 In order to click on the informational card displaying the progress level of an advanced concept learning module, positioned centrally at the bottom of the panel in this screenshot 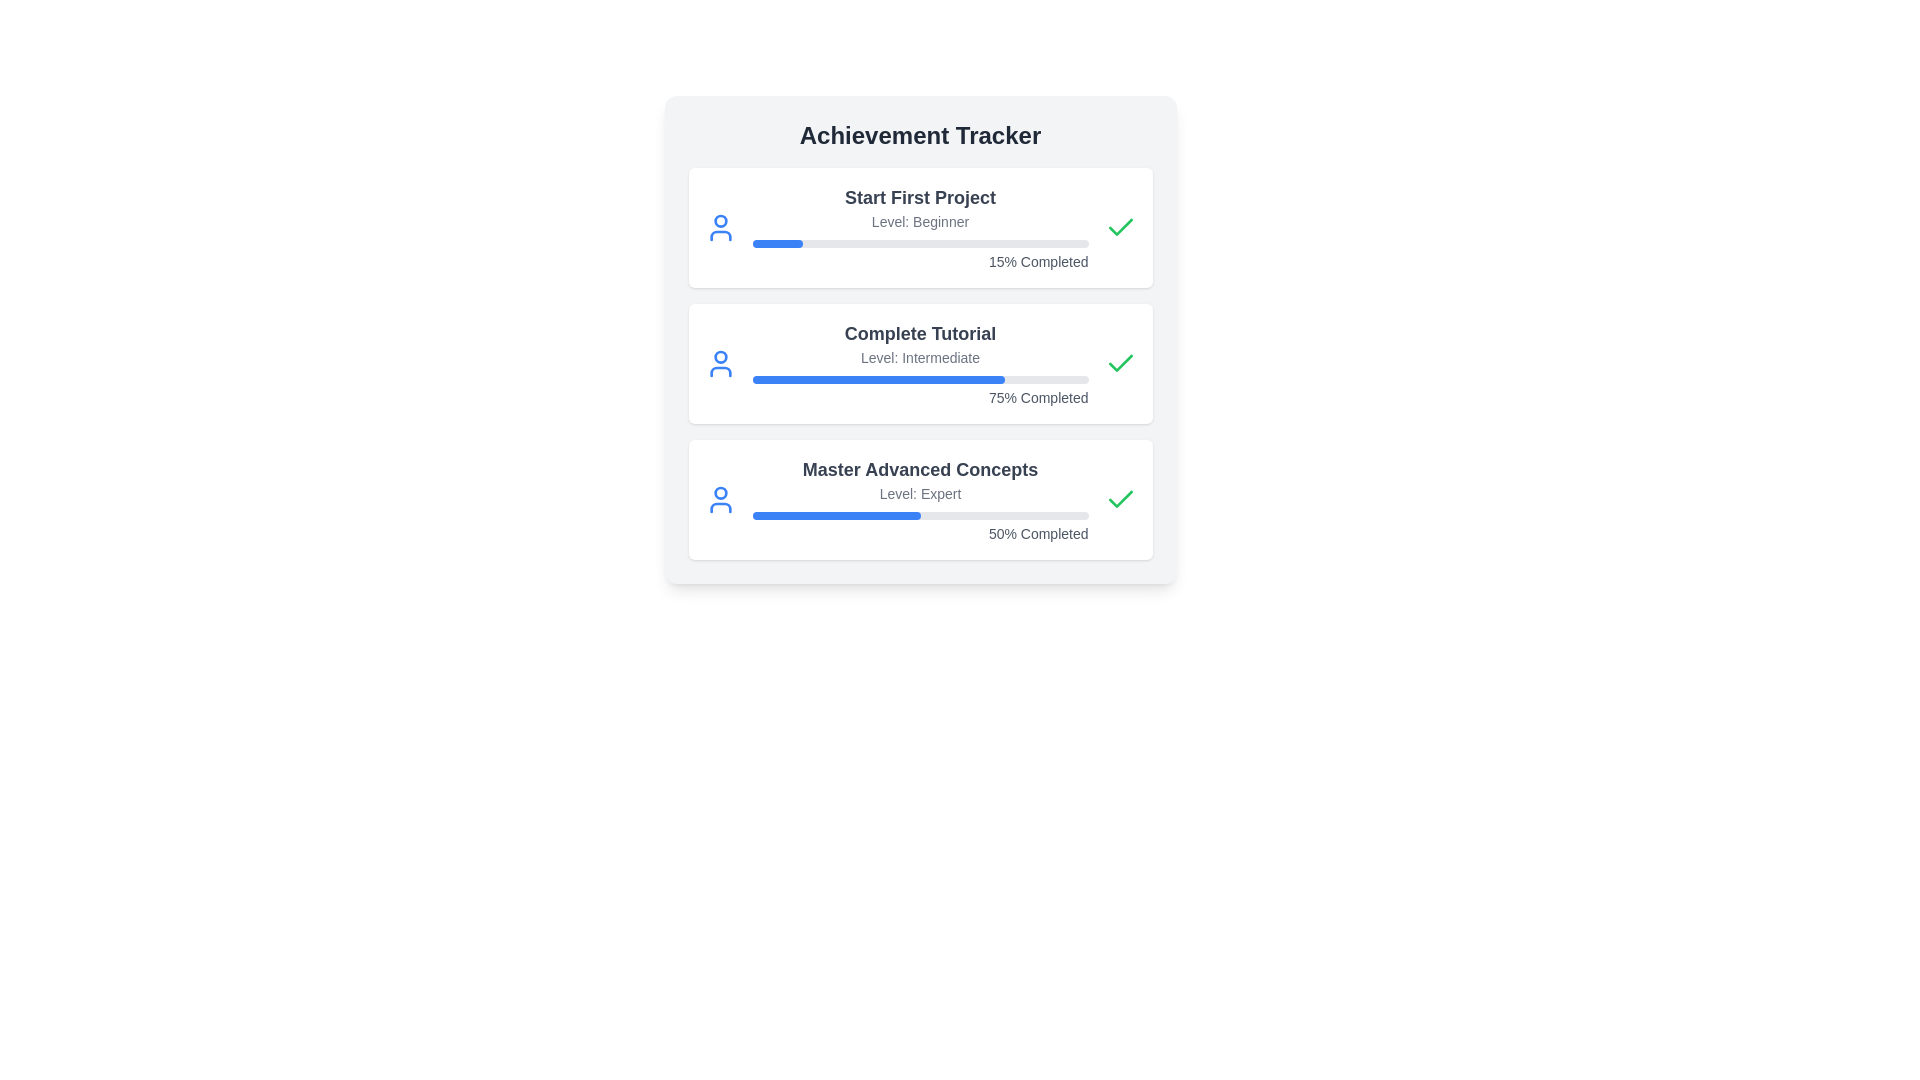, I will do `click(919, 499)`.